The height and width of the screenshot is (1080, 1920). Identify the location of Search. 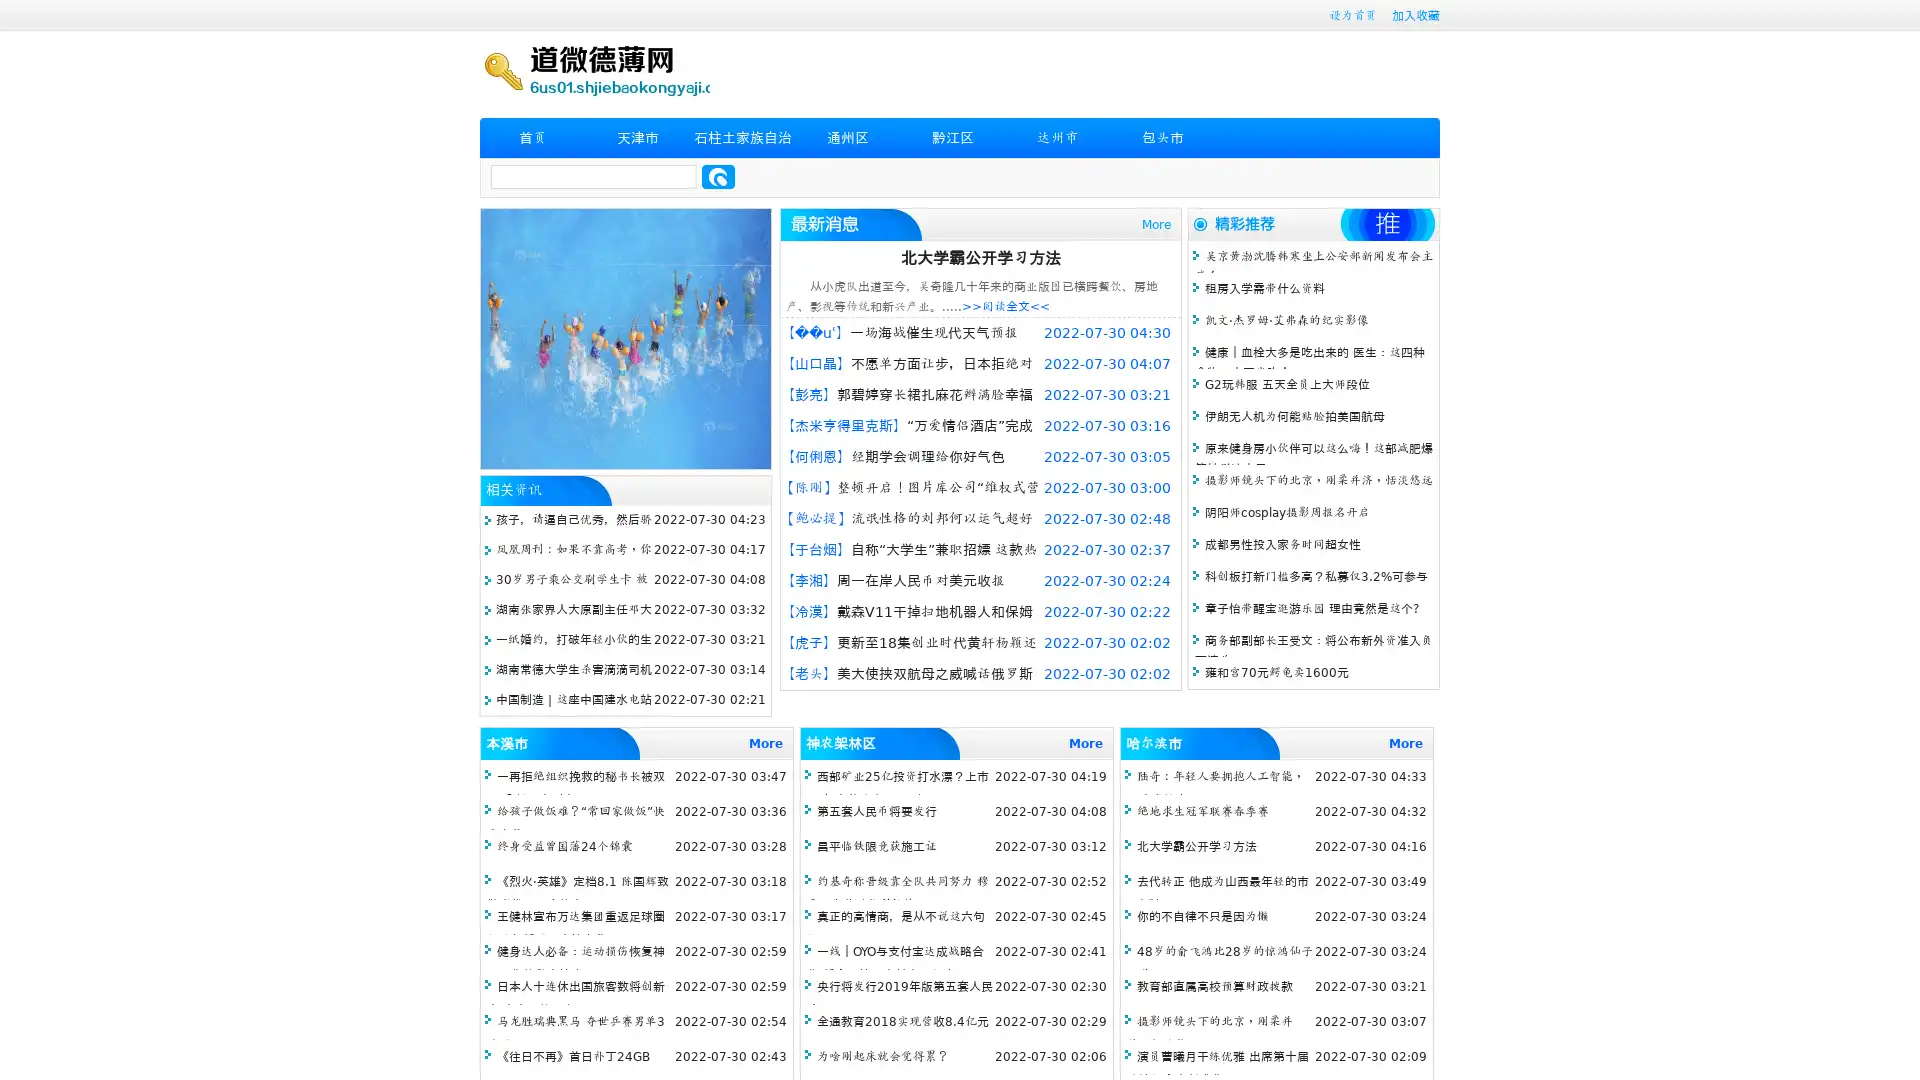
(718, 176).